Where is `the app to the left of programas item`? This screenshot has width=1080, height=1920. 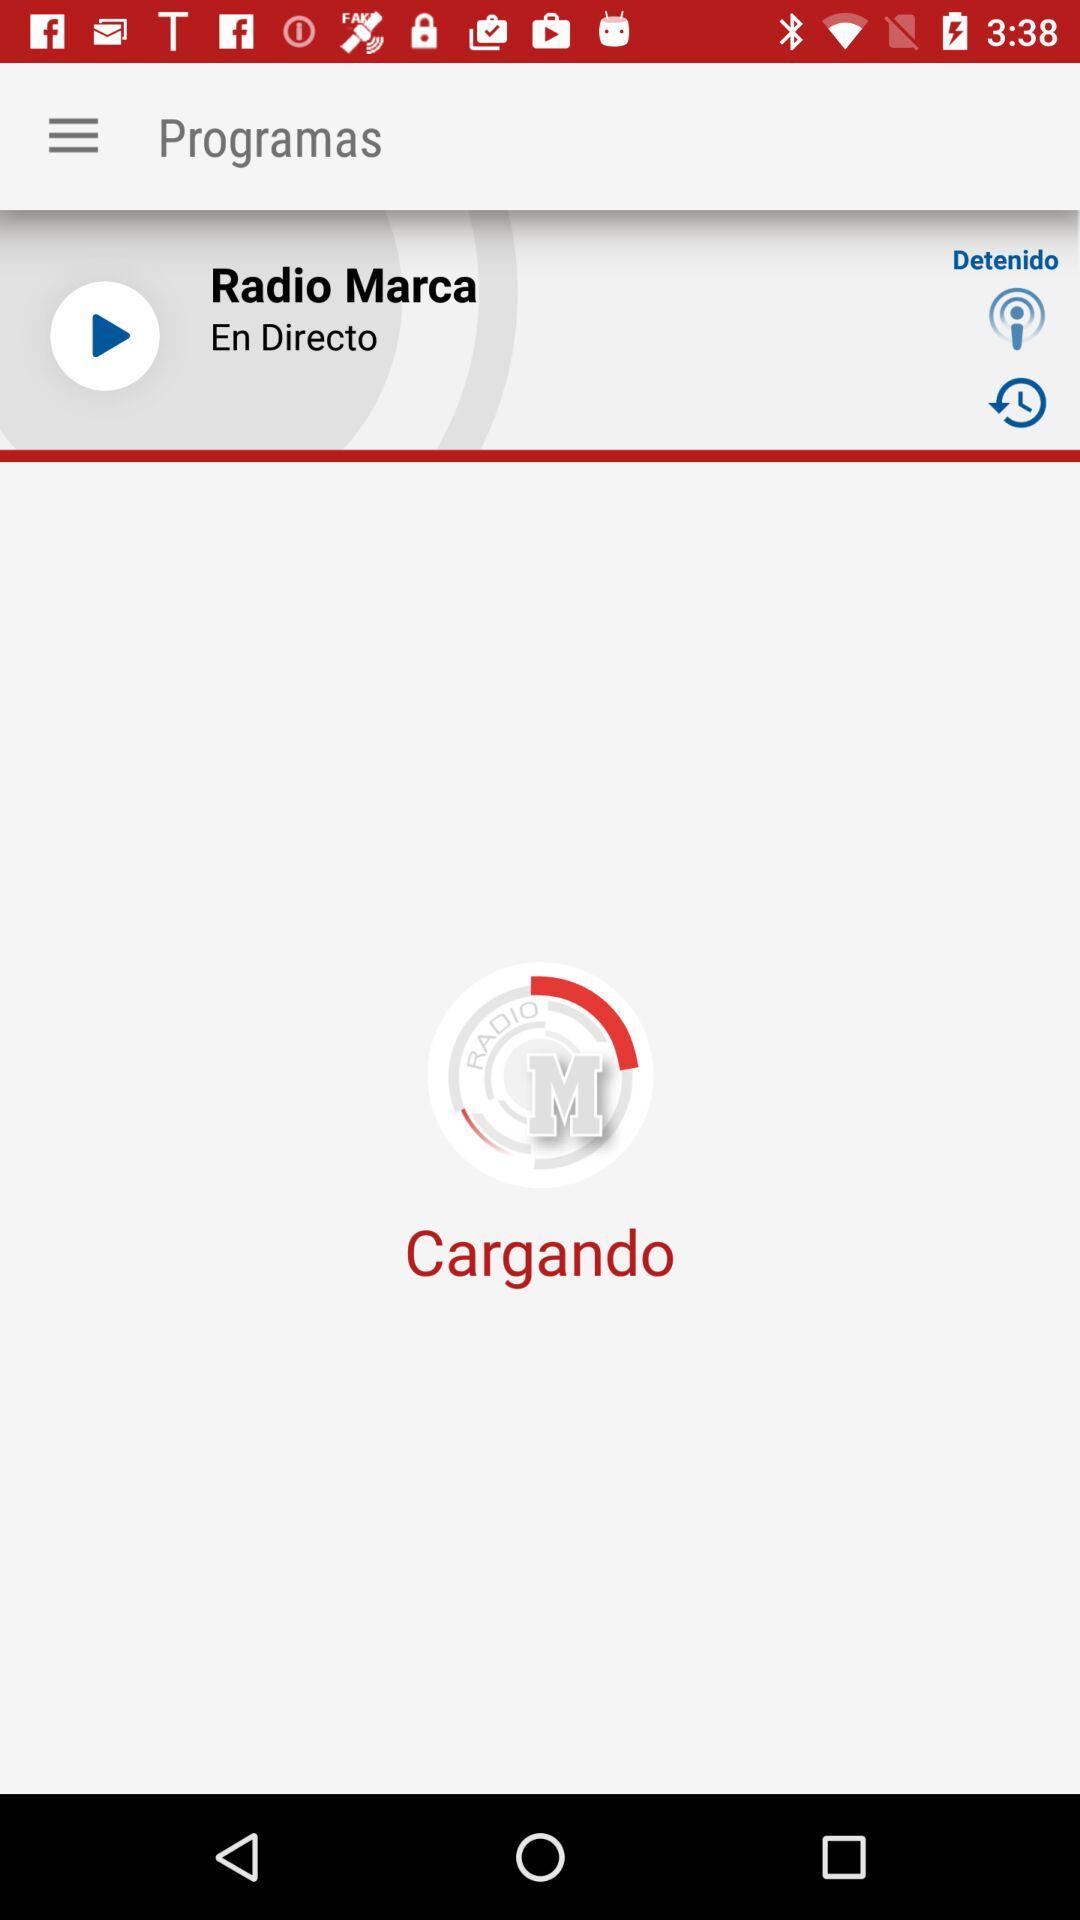
the app to the left of programas item is located at coordinates (72, 135).